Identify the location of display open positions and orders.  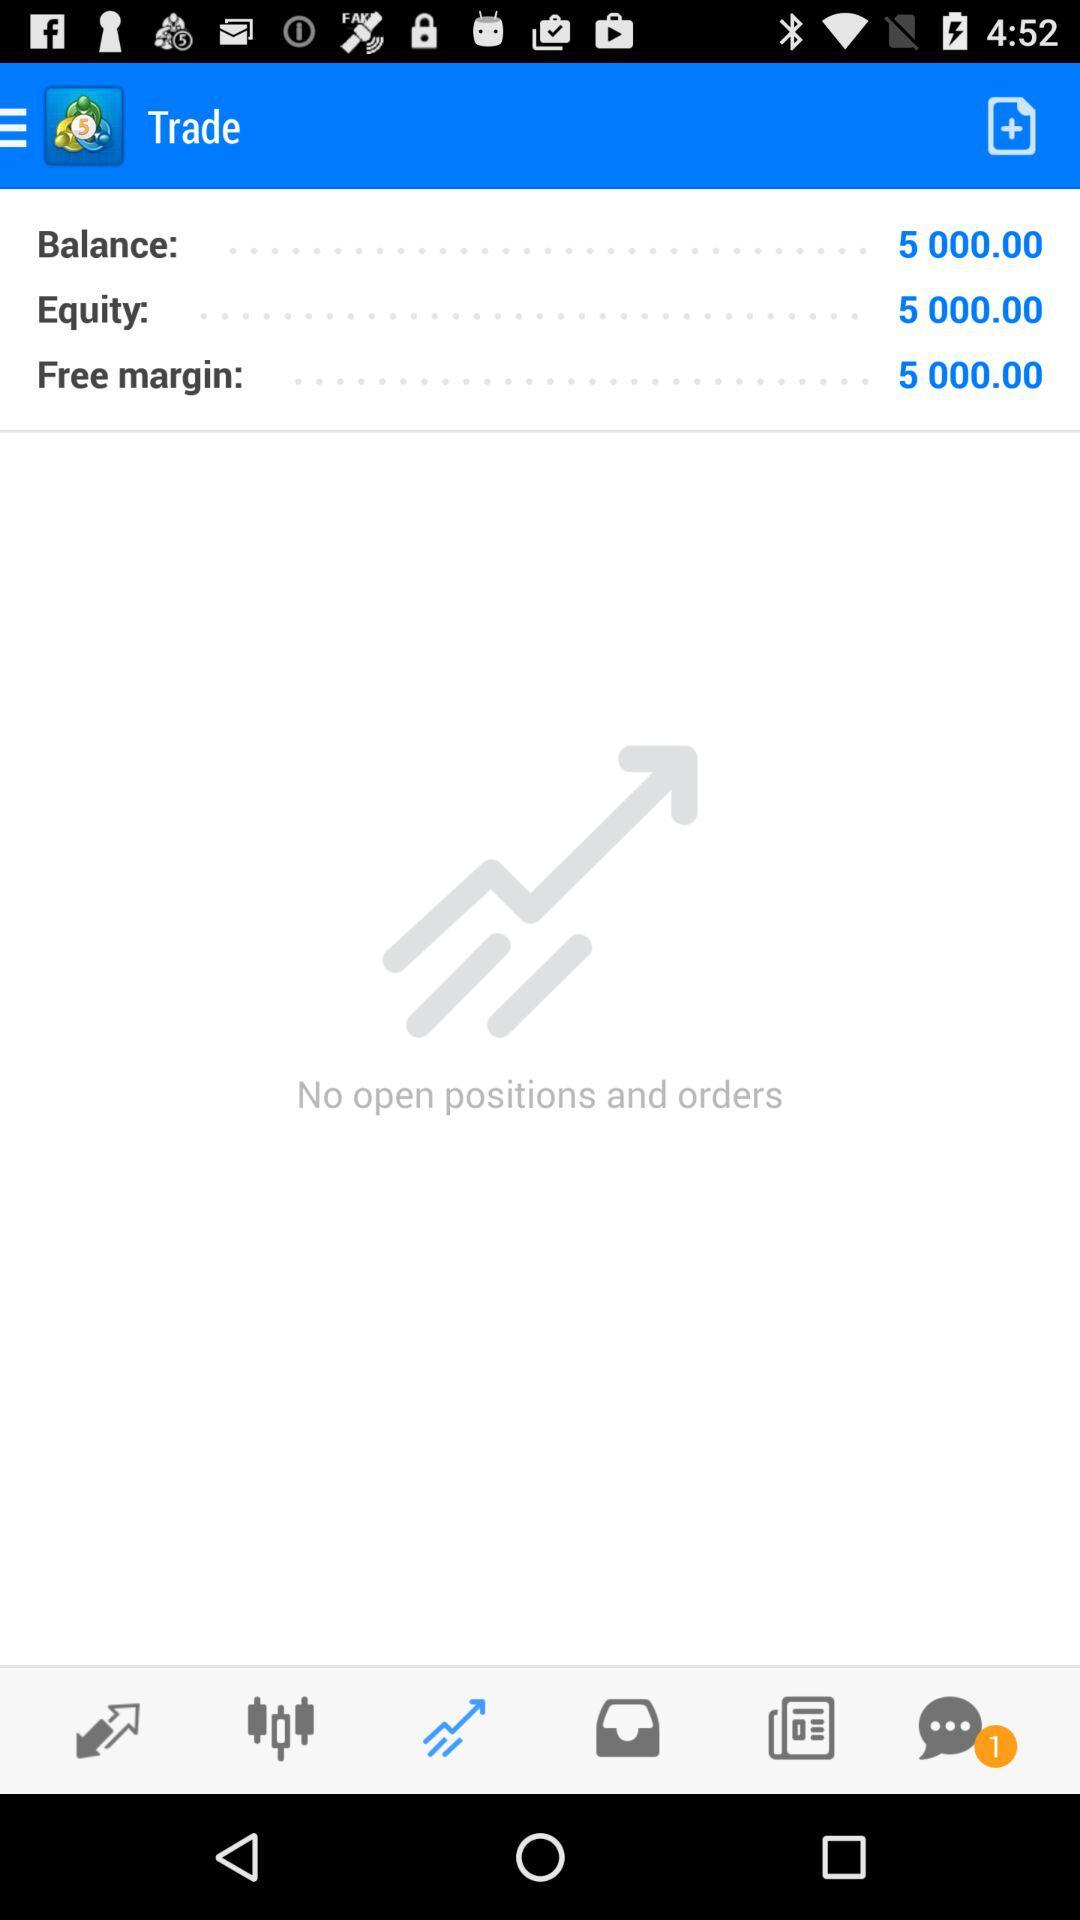
(454, 1727).